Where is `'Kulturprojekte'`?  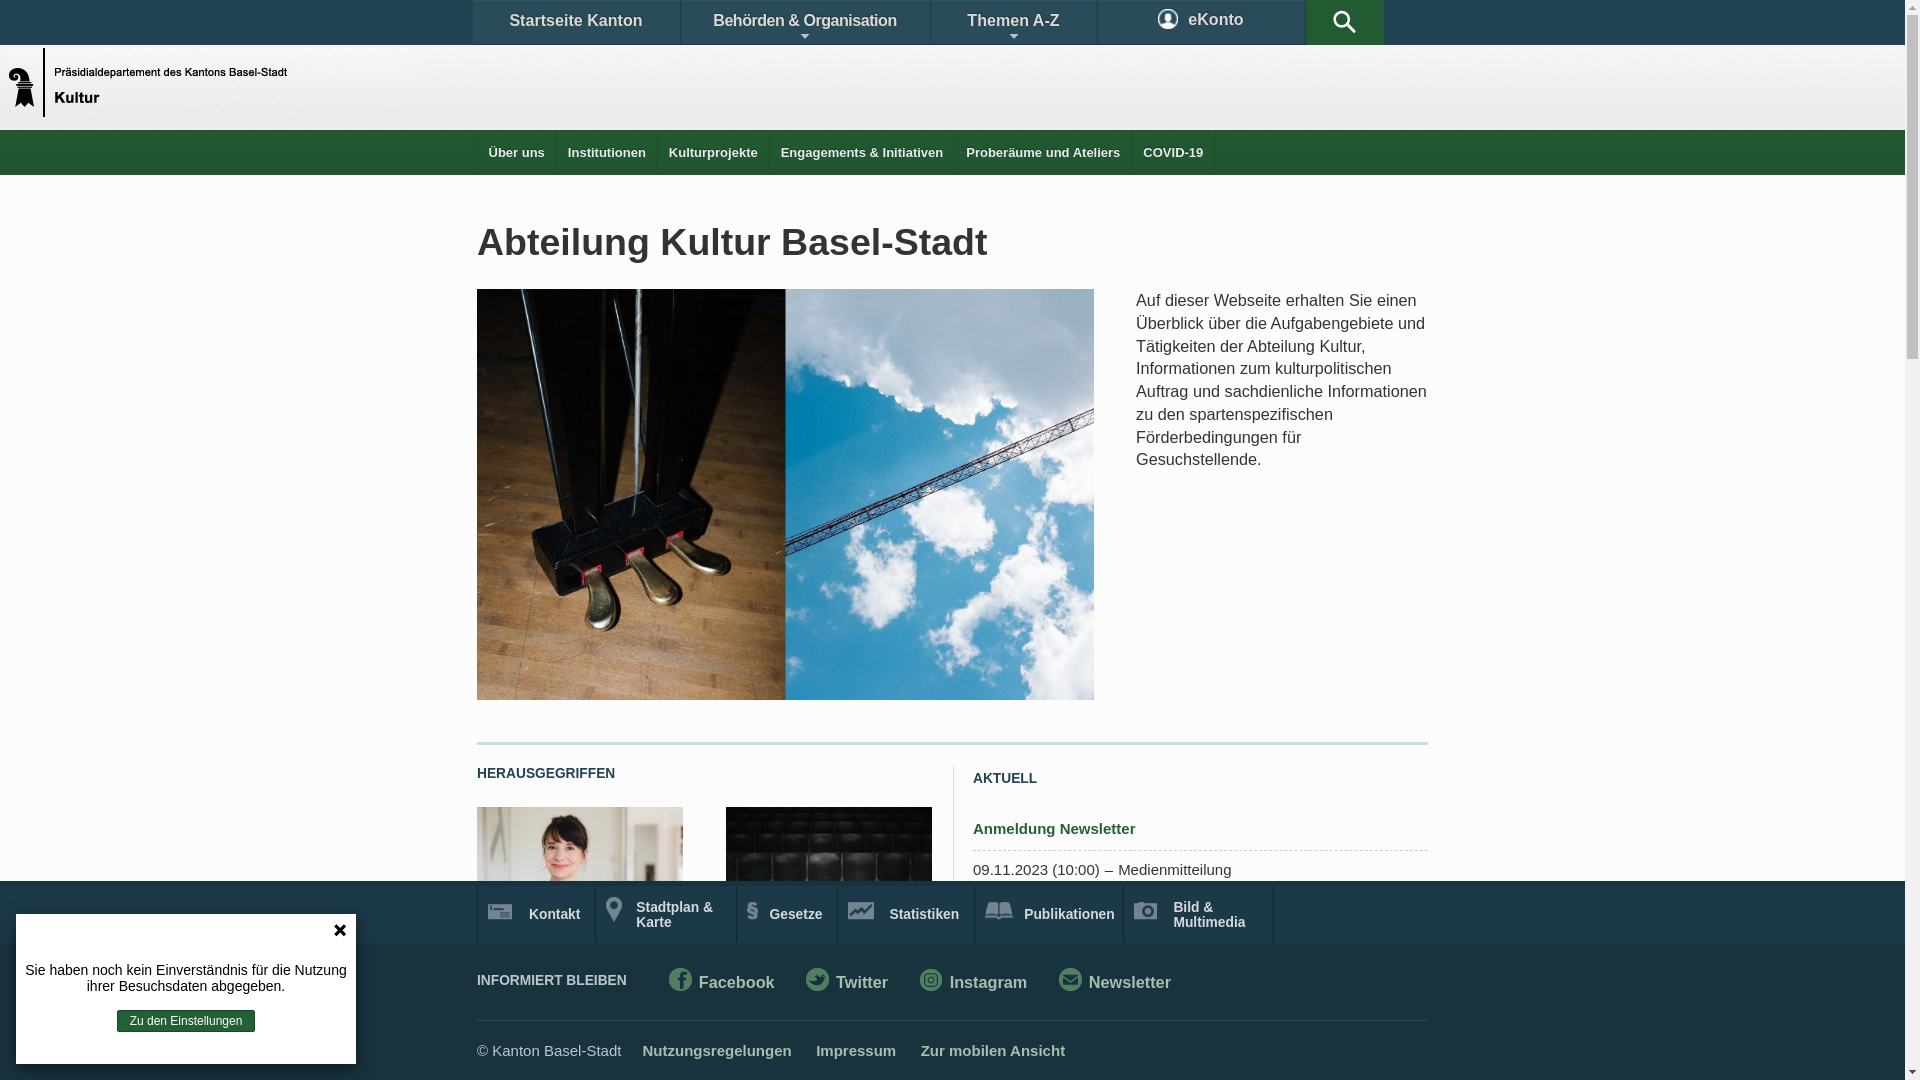
'Kulturprojekte' is located at coordinates (713, 151).